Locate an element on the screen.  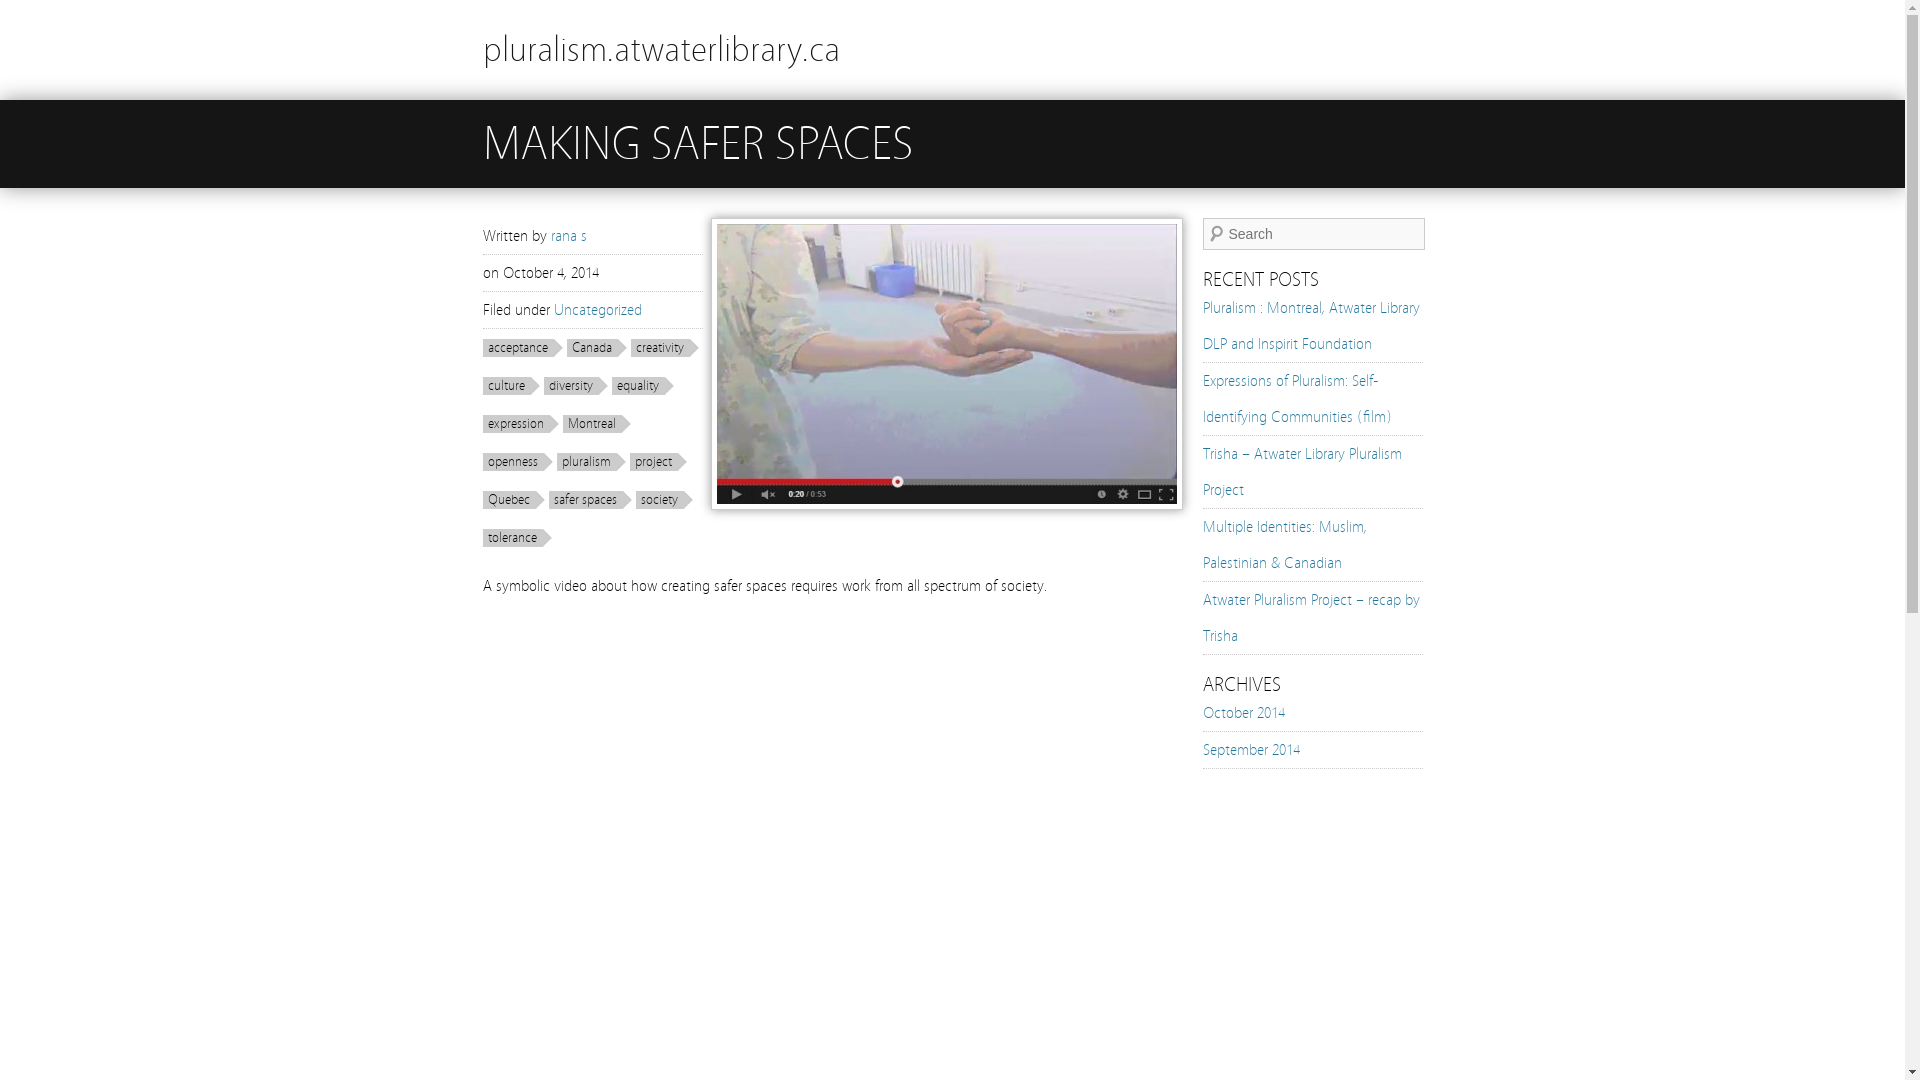
'Canada' is located at coordinates (594, 346).